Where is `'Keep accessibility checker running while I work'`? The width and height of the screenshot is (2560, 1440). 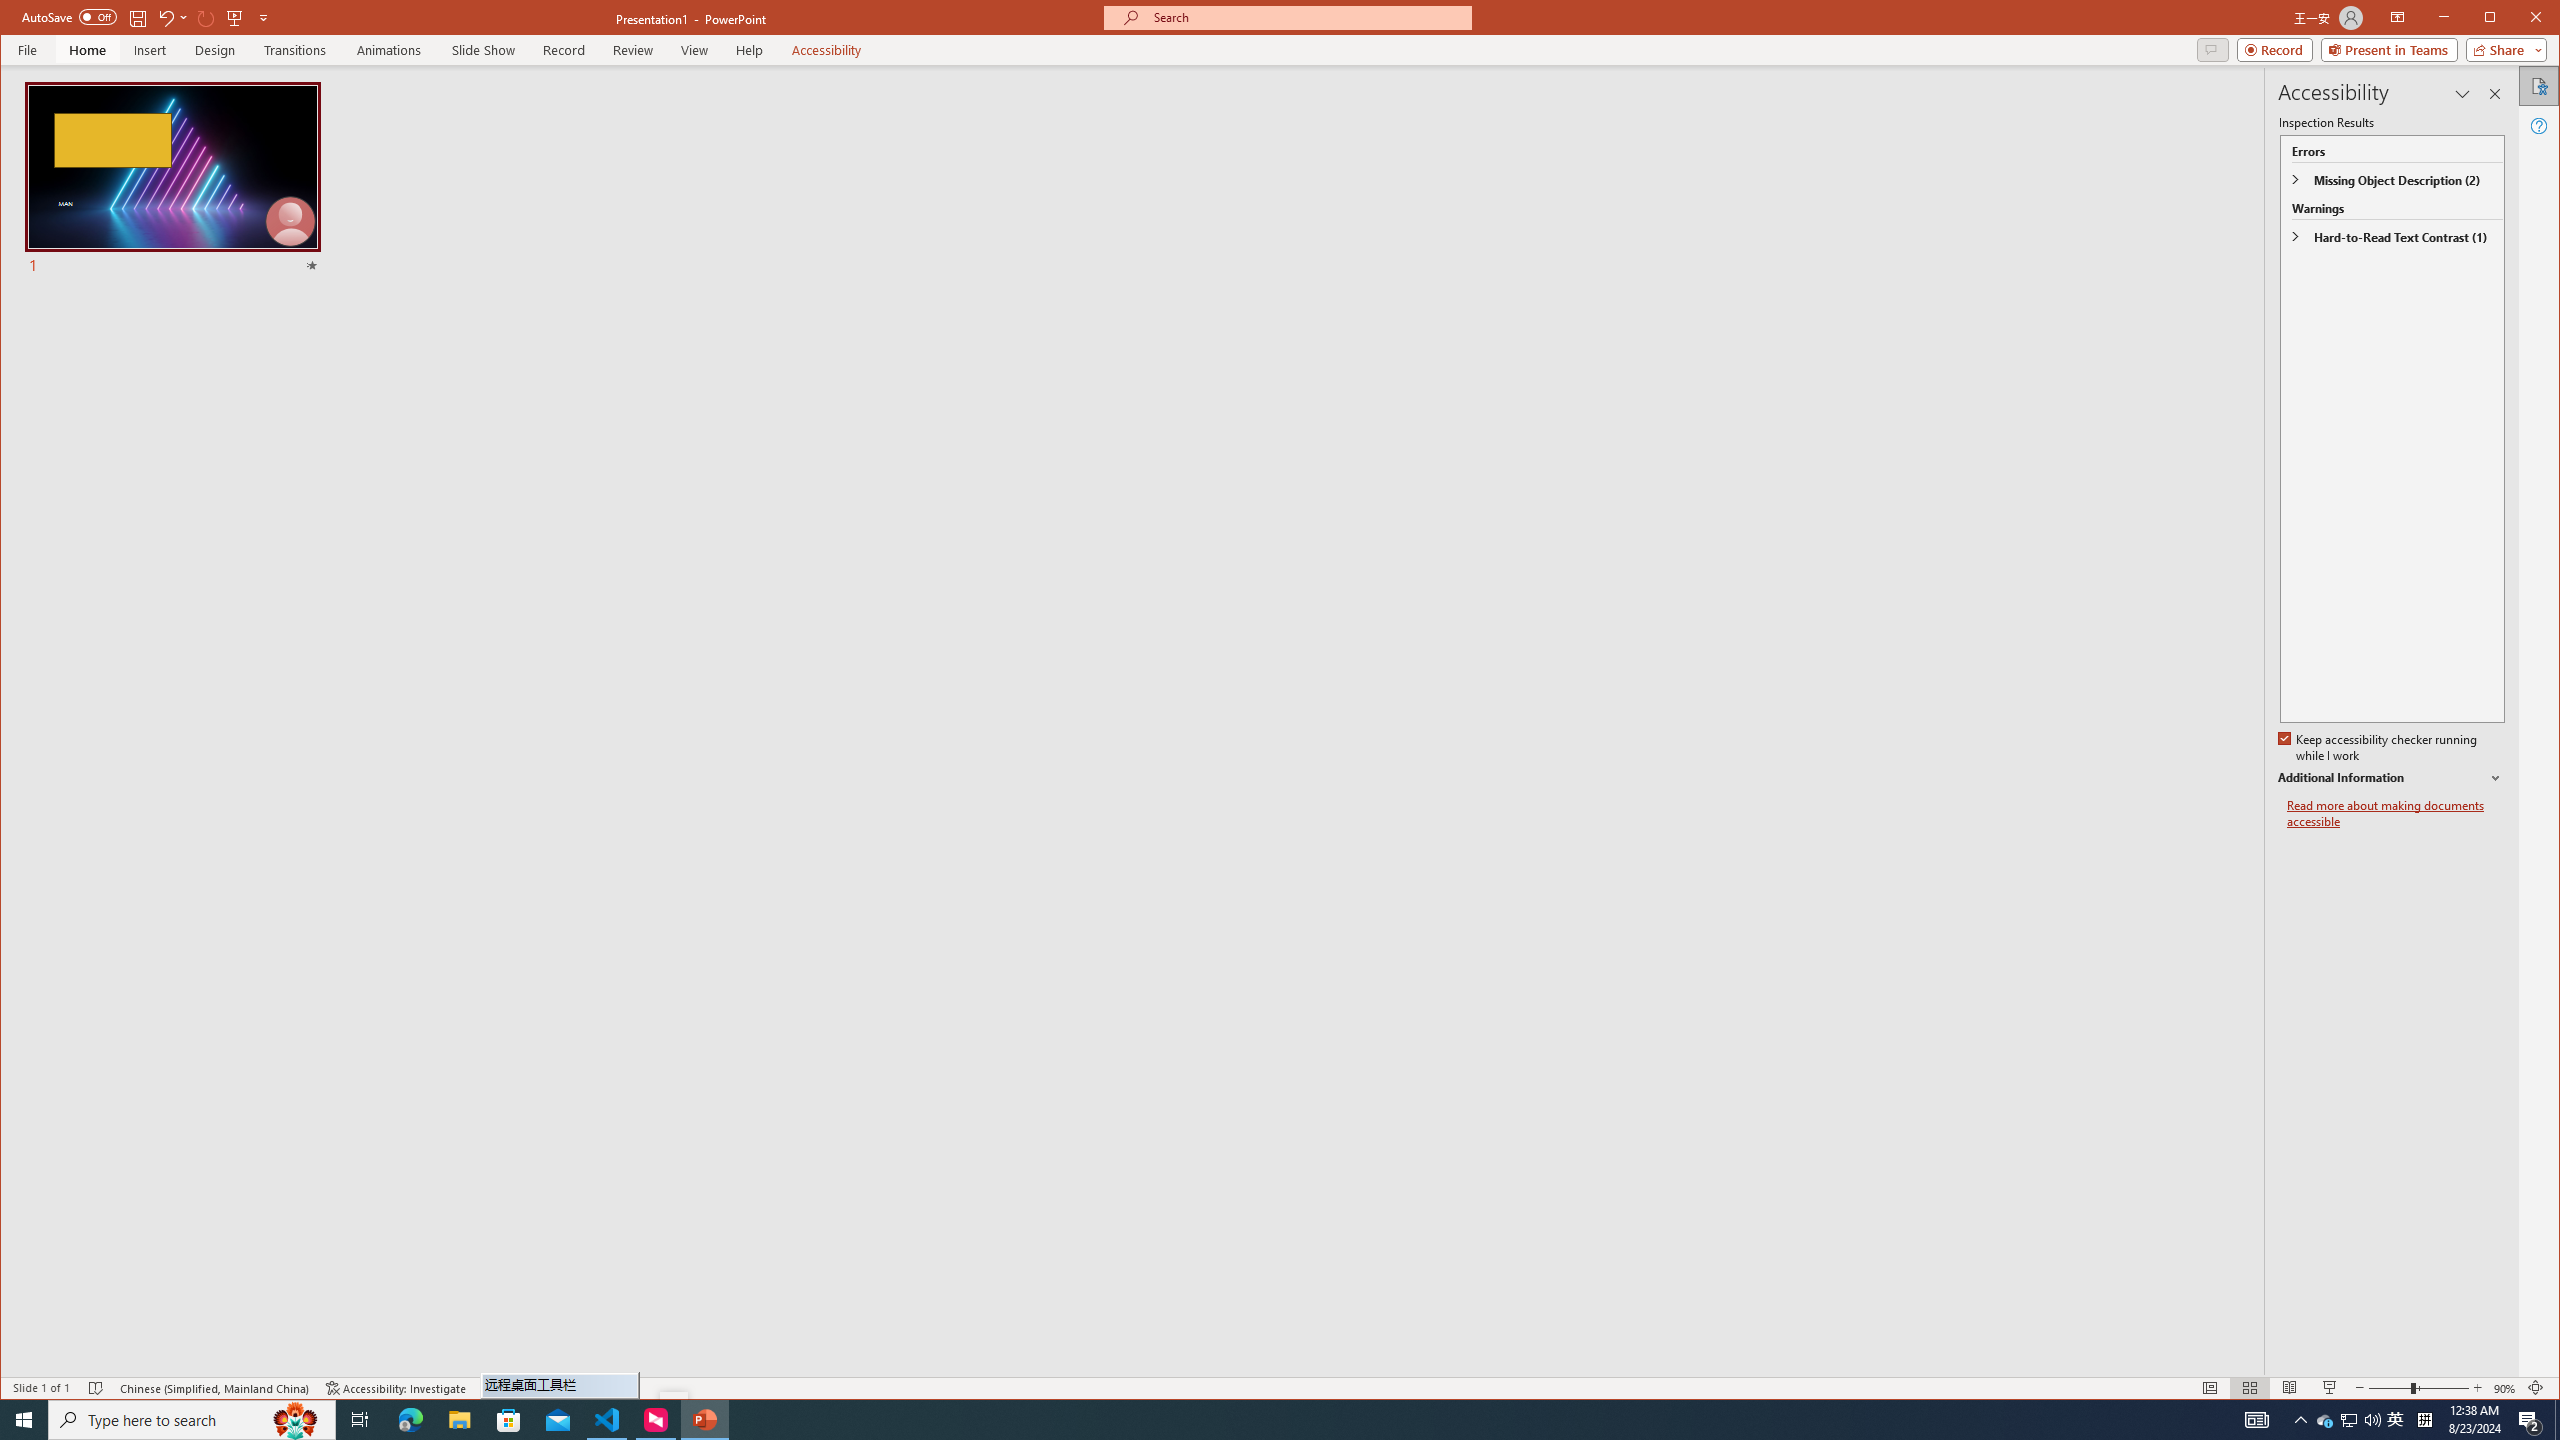
'Keep accessibility checker running while I work' is located at coordinates (2378, 747).